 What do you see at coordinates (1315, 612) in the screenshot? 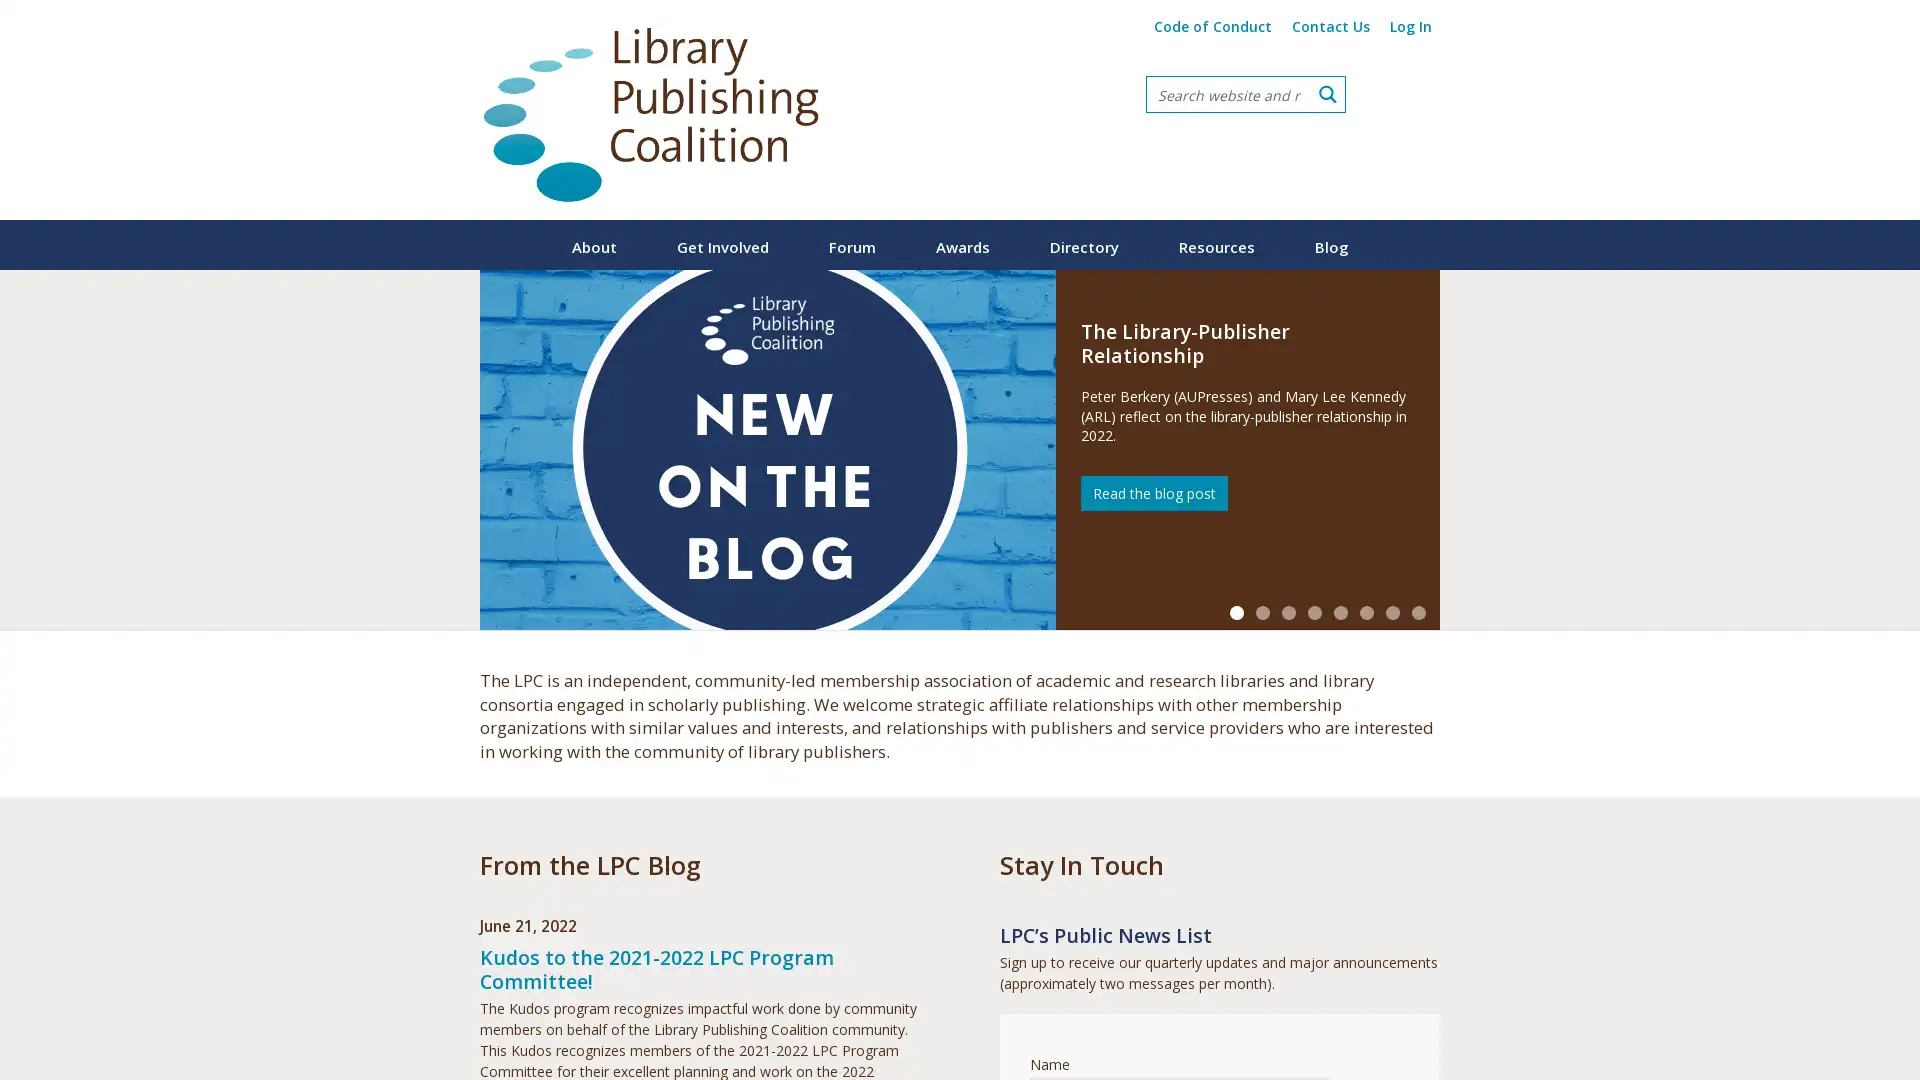
I see `Go to slide 4` at bounding box center [1315, 612].